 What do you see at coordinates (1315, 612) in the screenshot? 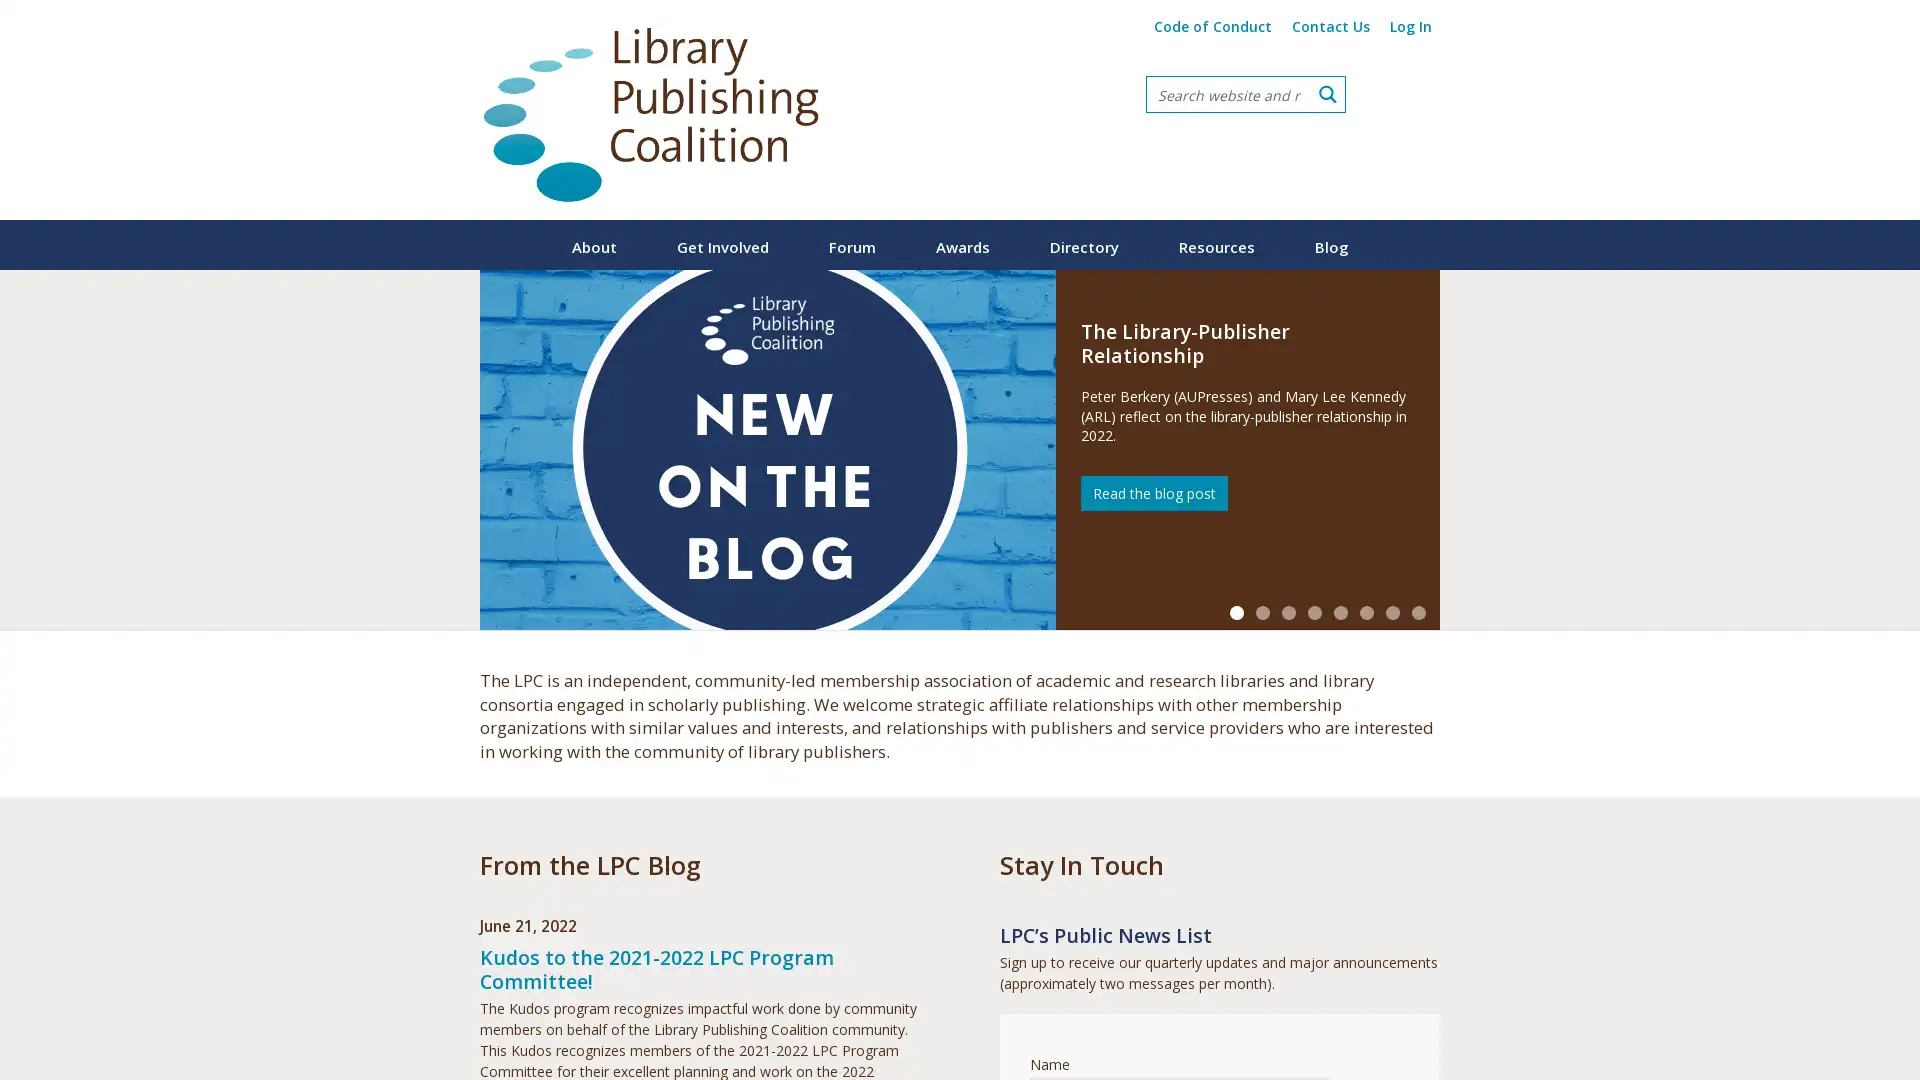
I see `Go to slide 4` at bounding box center [1315, 612].